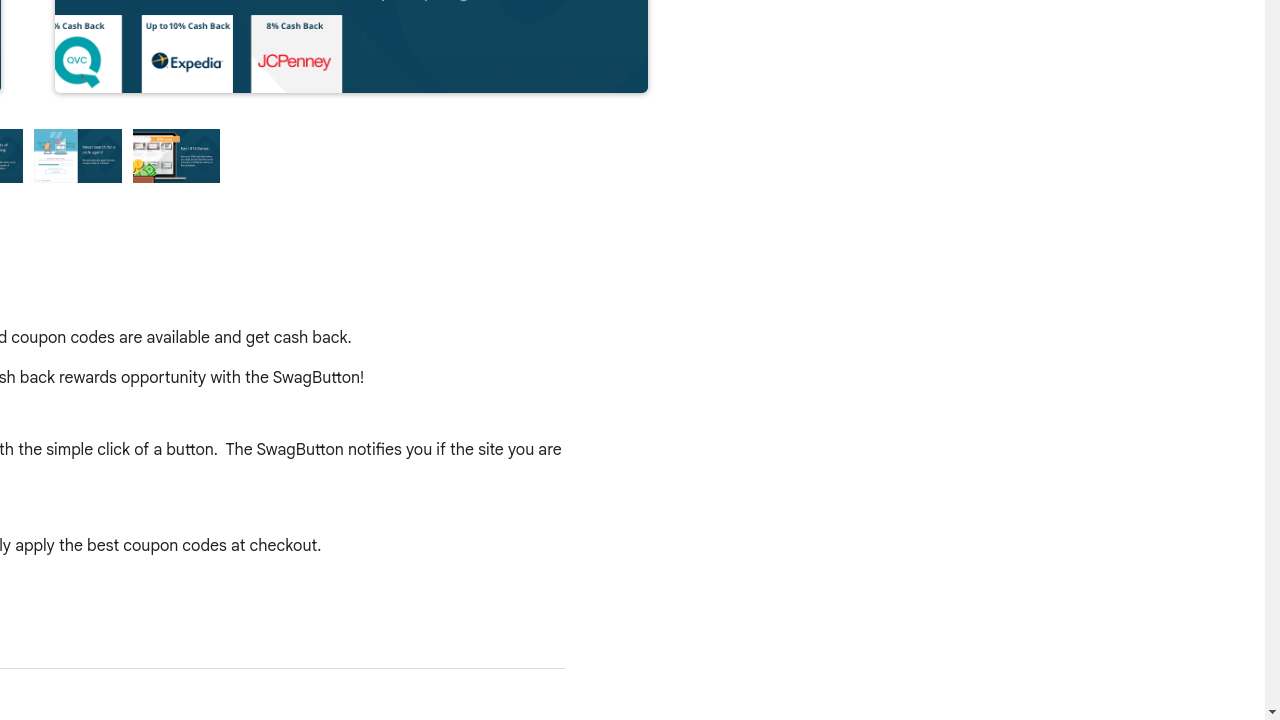 This screenshot has height=720, width=1280. I want to click on 'Preview slide 4', so click(177, 155).